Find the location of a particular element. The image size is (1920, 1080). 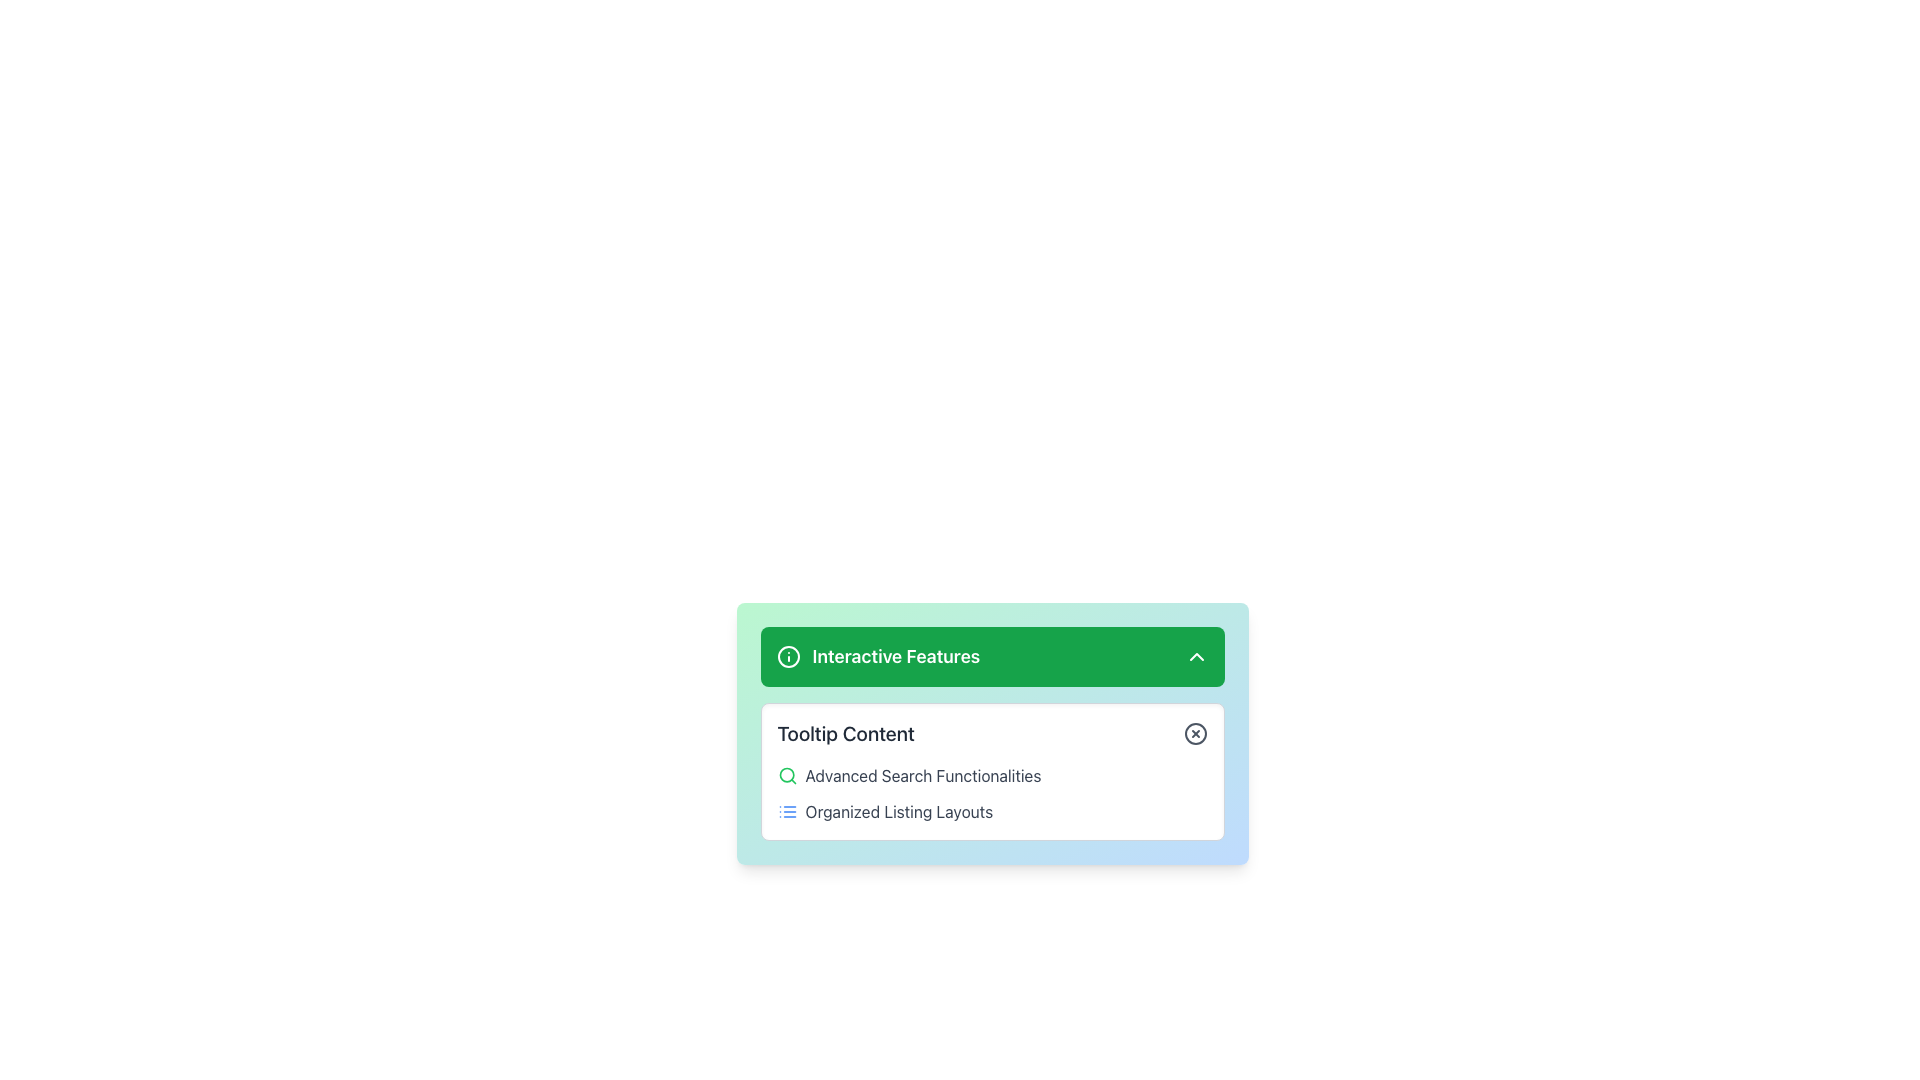

the search indicator icon located to the left of 'Advanced Search Functionalities' in the 'Tooltip Content' section is located at coordinates (786, 774).